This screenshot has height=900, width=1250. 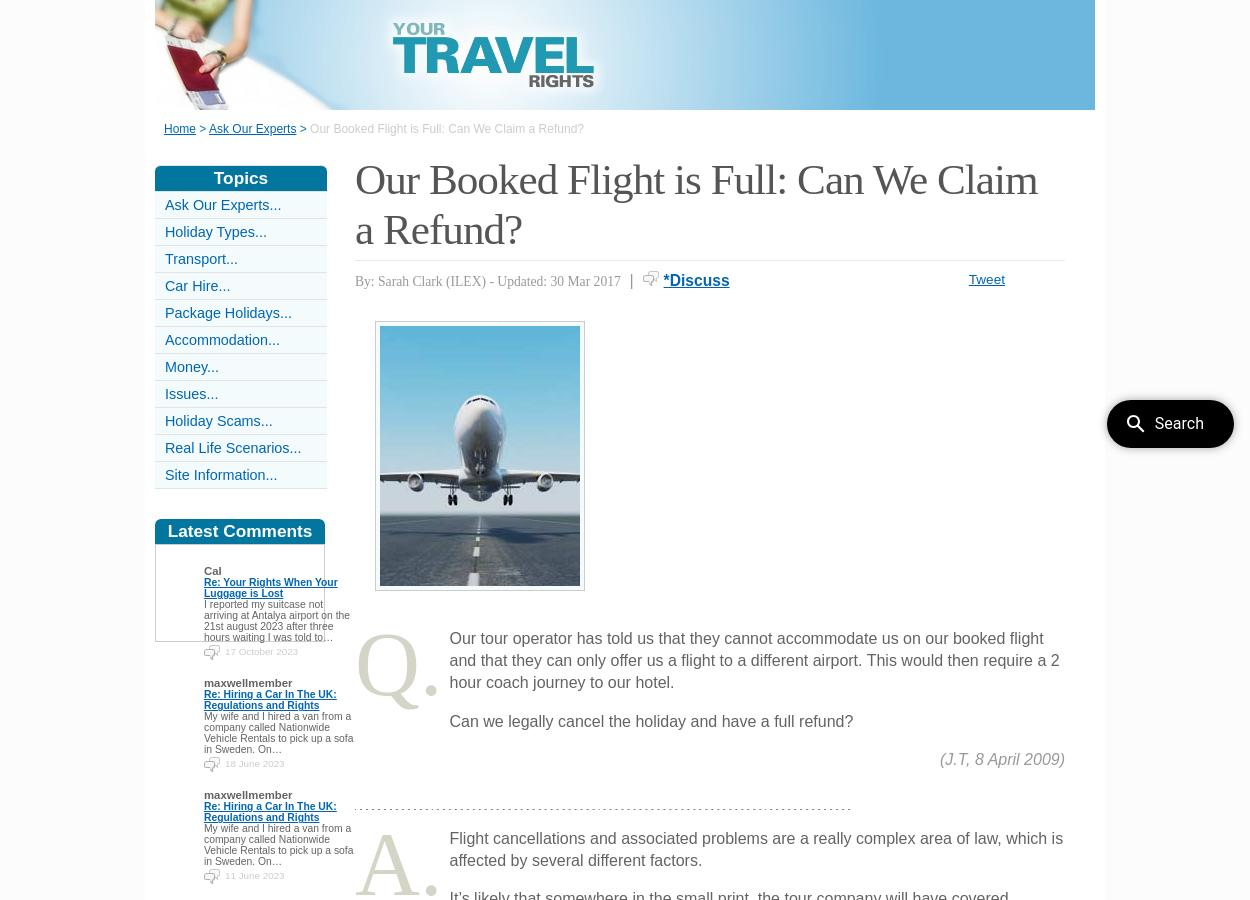 What do you see at coordinates (165, 258) in the screenshot?
I see `'Transport...'` at bounding box center [165, 258].